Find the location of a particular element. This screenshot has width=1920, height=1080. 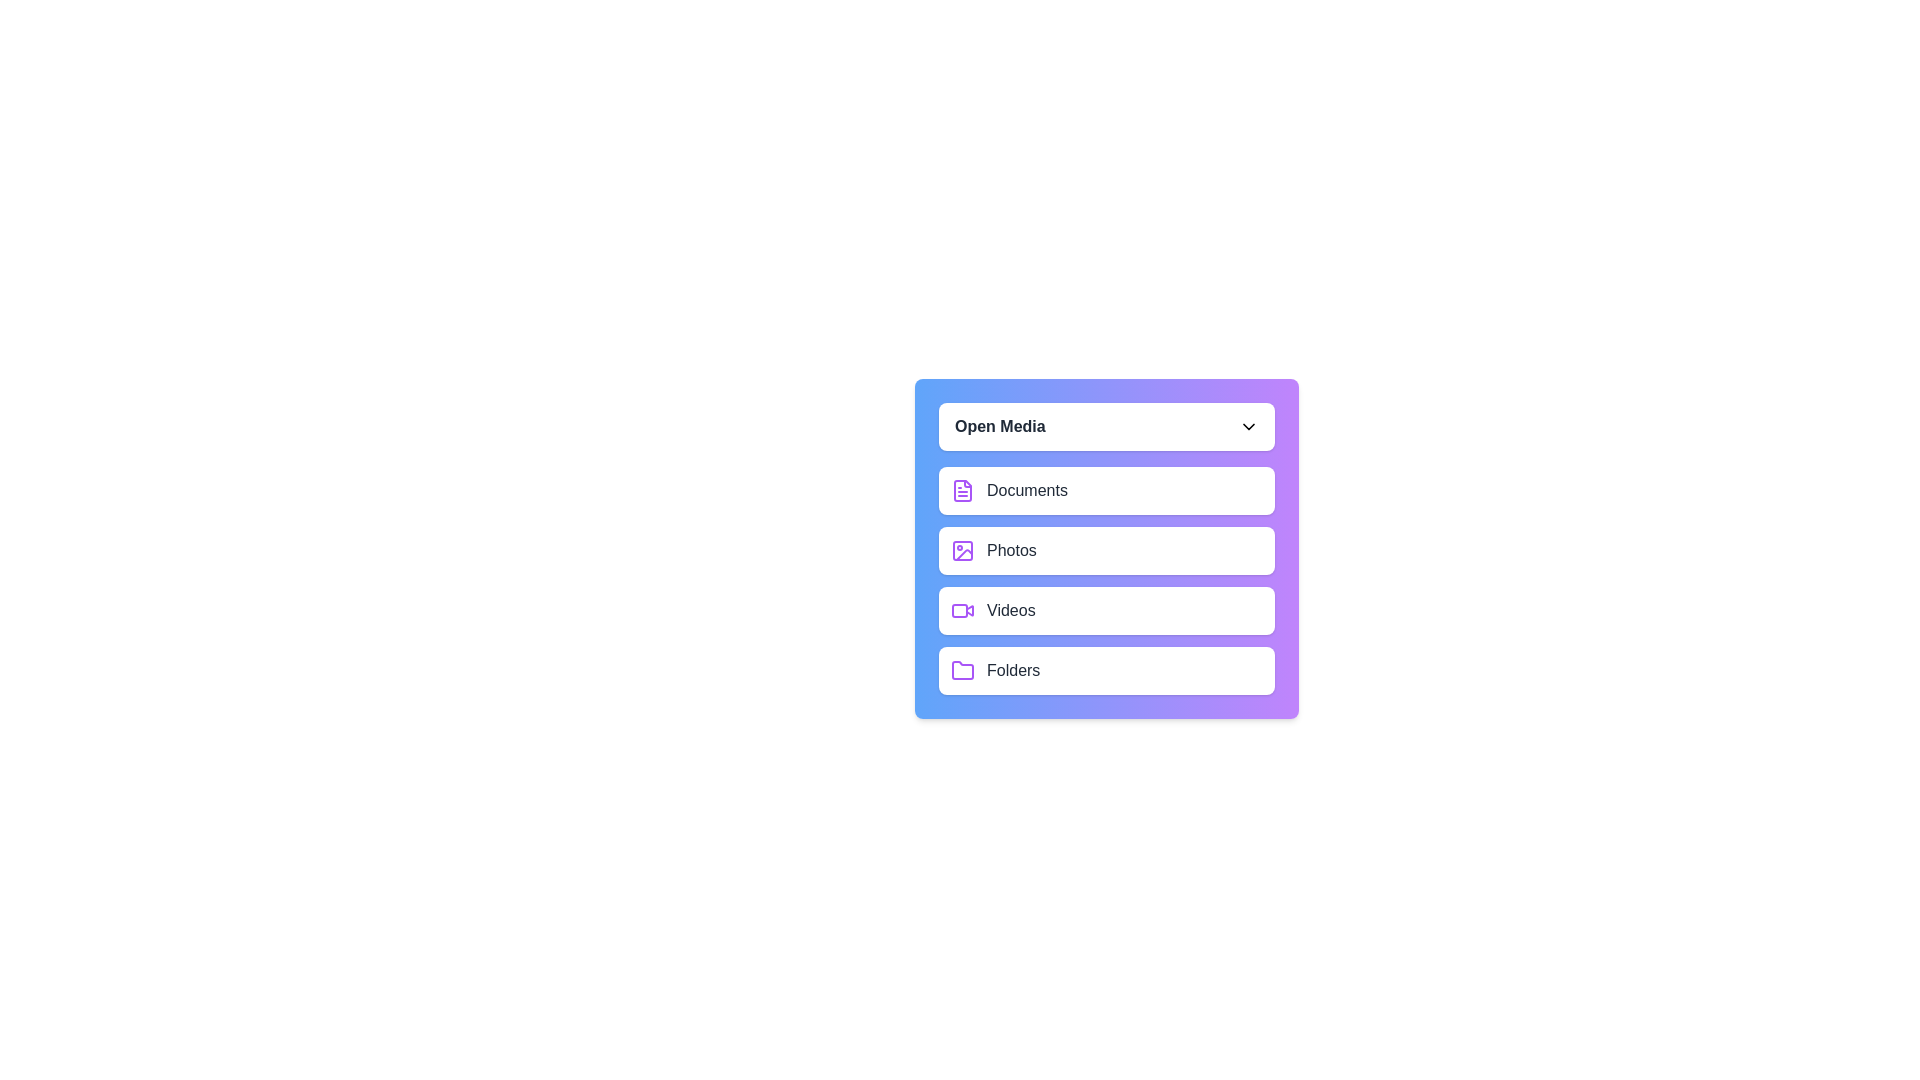

the labeled text within the button-like interface component located in the fourth row of a list layout inside a card, positioned to the right of the purple folder icon and below the 'Videos' row is located at coordinates (1013, 671).